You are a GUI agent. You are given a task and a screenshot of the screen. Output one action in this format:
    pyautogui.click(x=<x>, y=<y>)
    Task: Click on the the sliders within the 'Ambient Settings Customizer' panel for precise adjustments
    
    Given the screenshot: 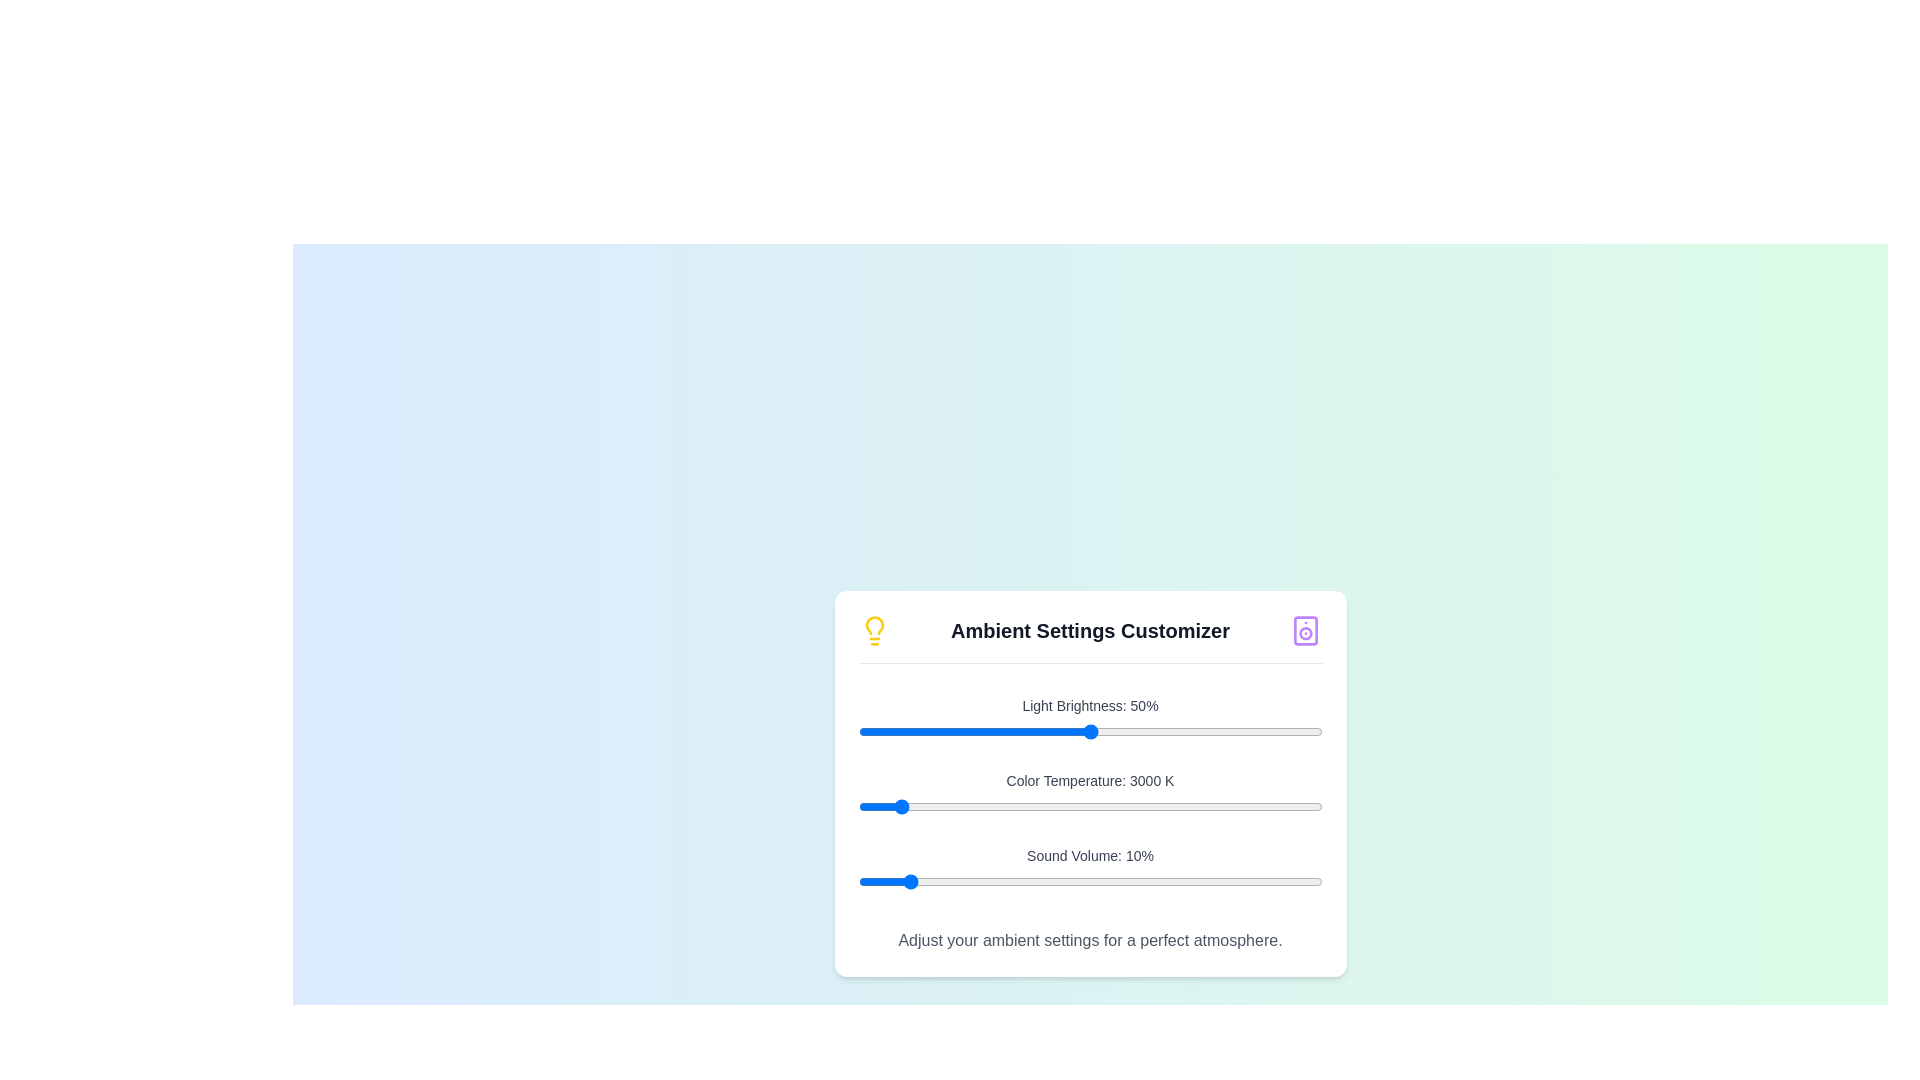 What is the action you would take?
    pyautogui.click(x=1089, y=782)
    